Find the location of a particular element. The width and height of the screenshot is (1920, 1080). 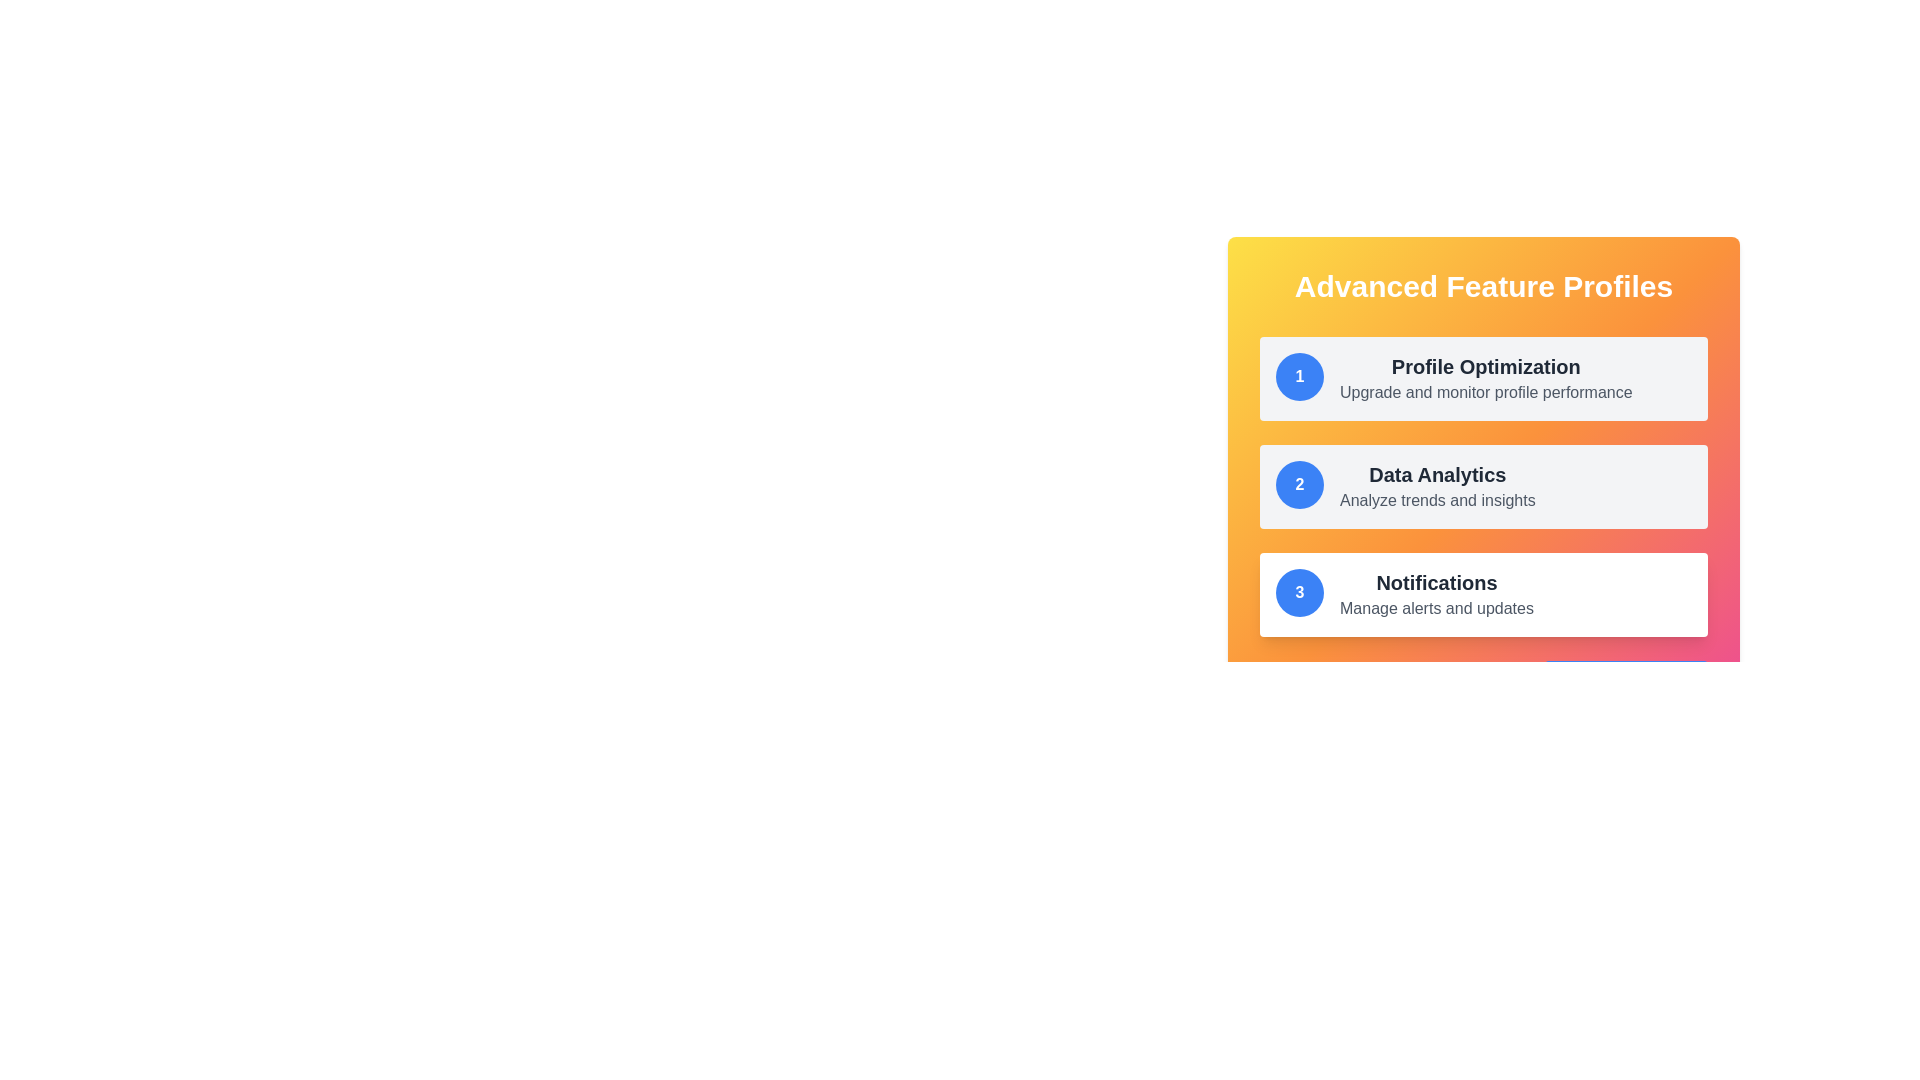

text 'Notifications' and 'Manage alerts and updates' from the text block located within the third card titled '3' in the list under 'Advanced Feature Profiles' is located at coordinates (1435, 593).